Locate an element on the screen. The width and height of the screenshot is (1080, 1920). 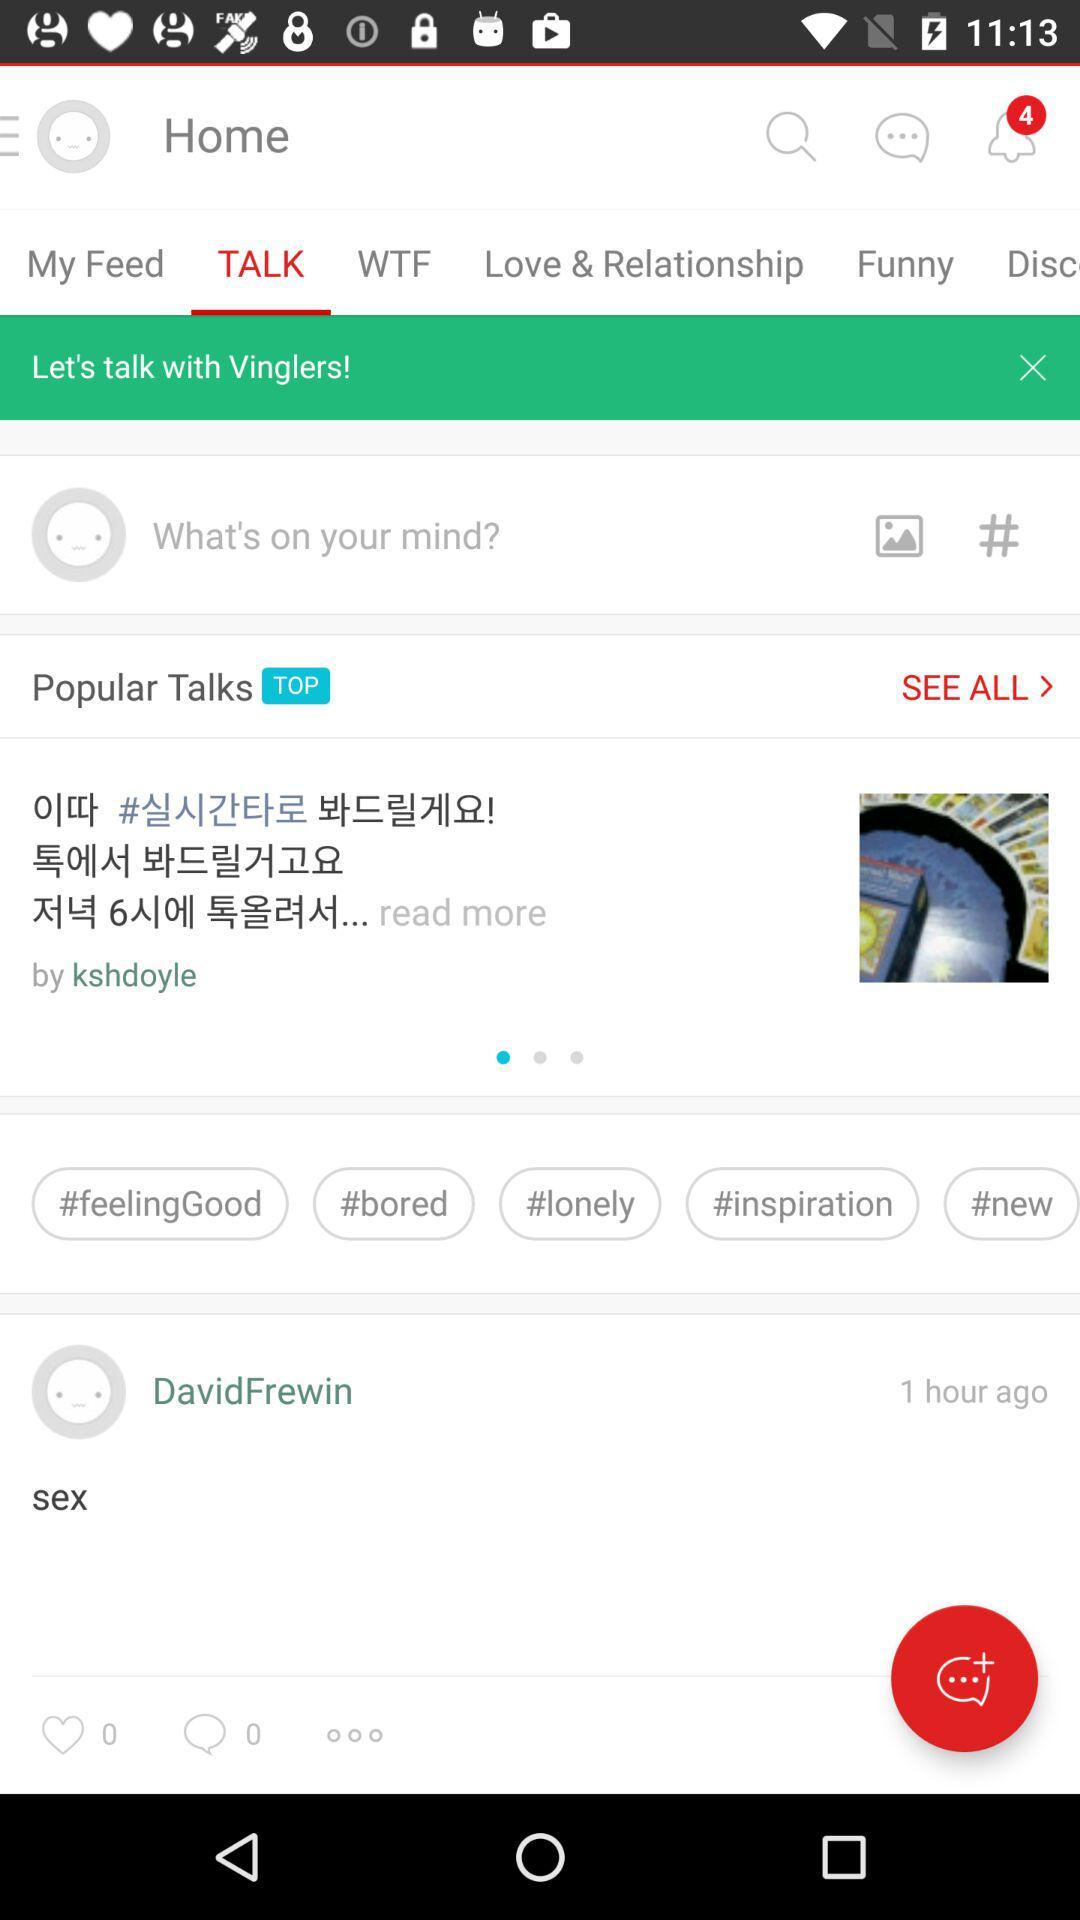
close is located at coordinates (1032, 367).